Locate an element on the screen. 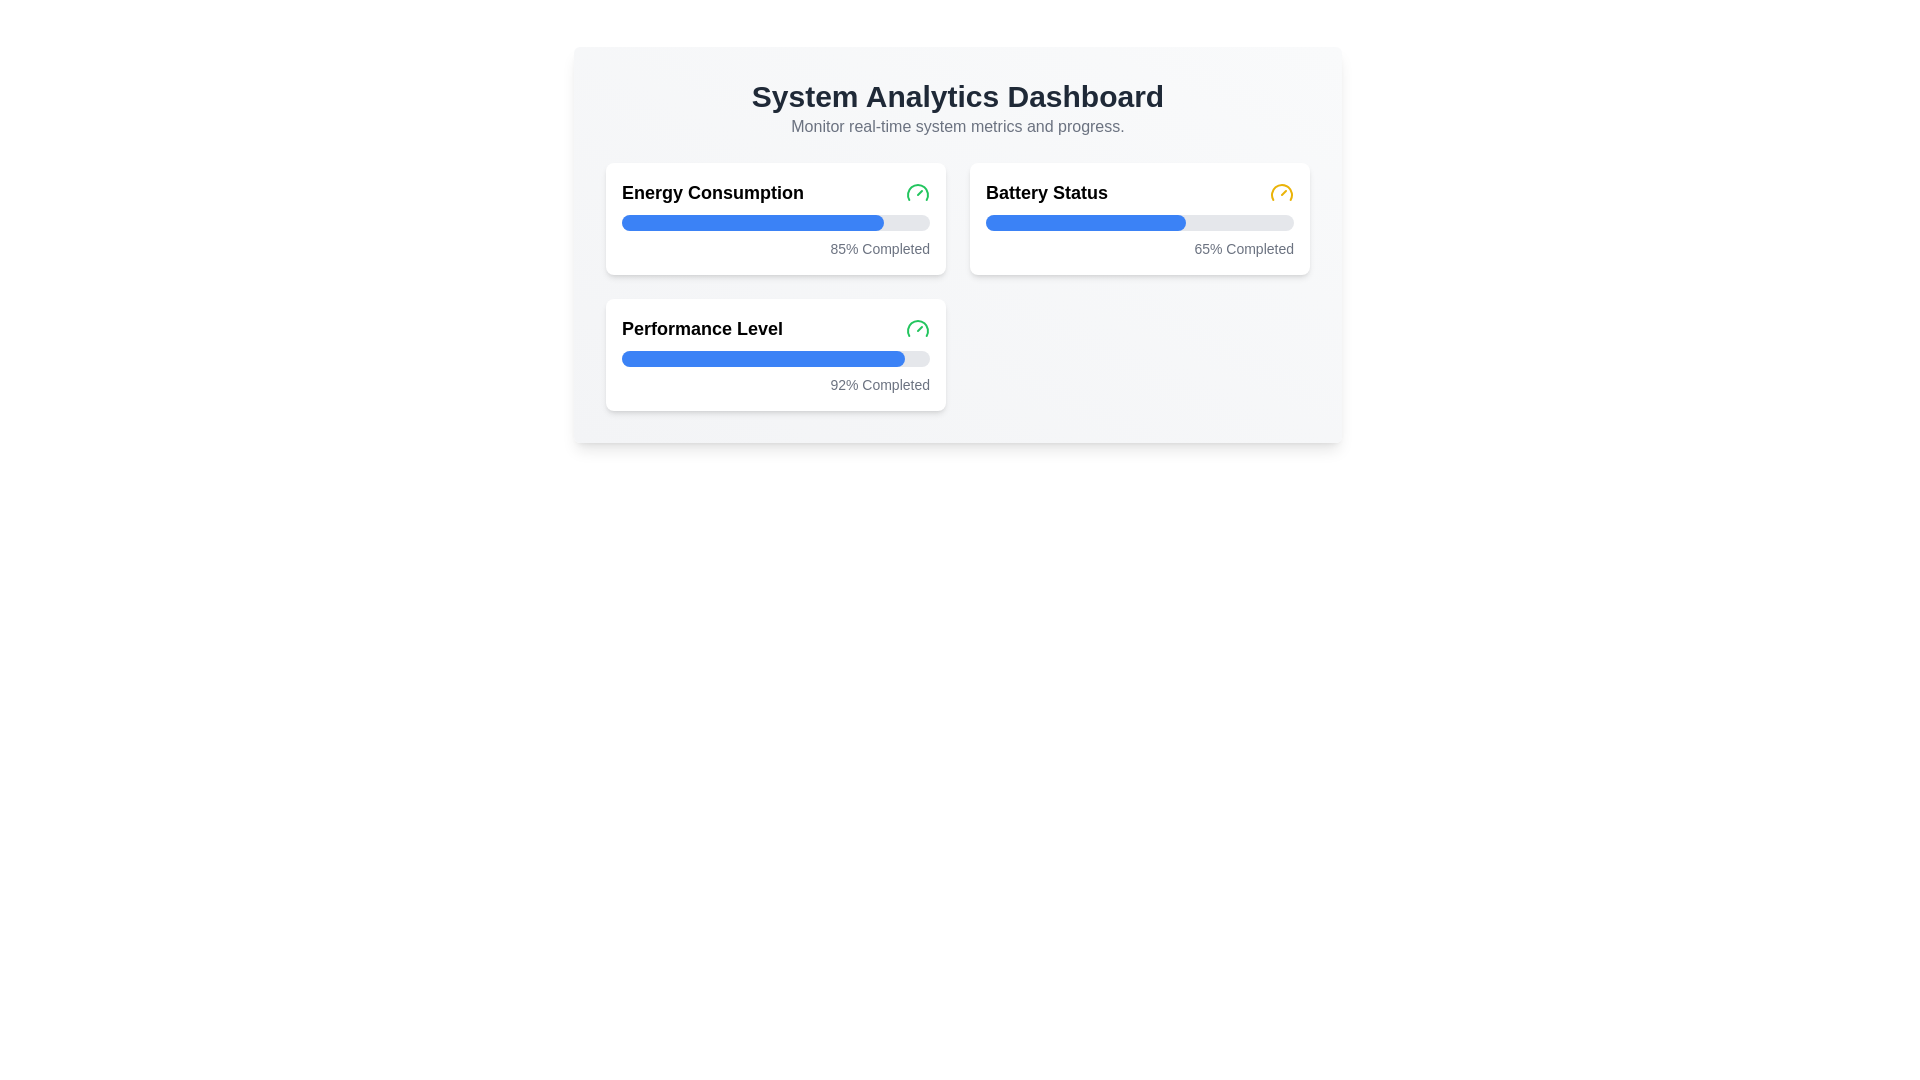 This screenshot has height=1080, width=1920. the descriptive heading Text label located at the top-left of the bottom-left card in the grid layout, which clarifies the content's context related to performance metrics is located at coordinates (702, 327).